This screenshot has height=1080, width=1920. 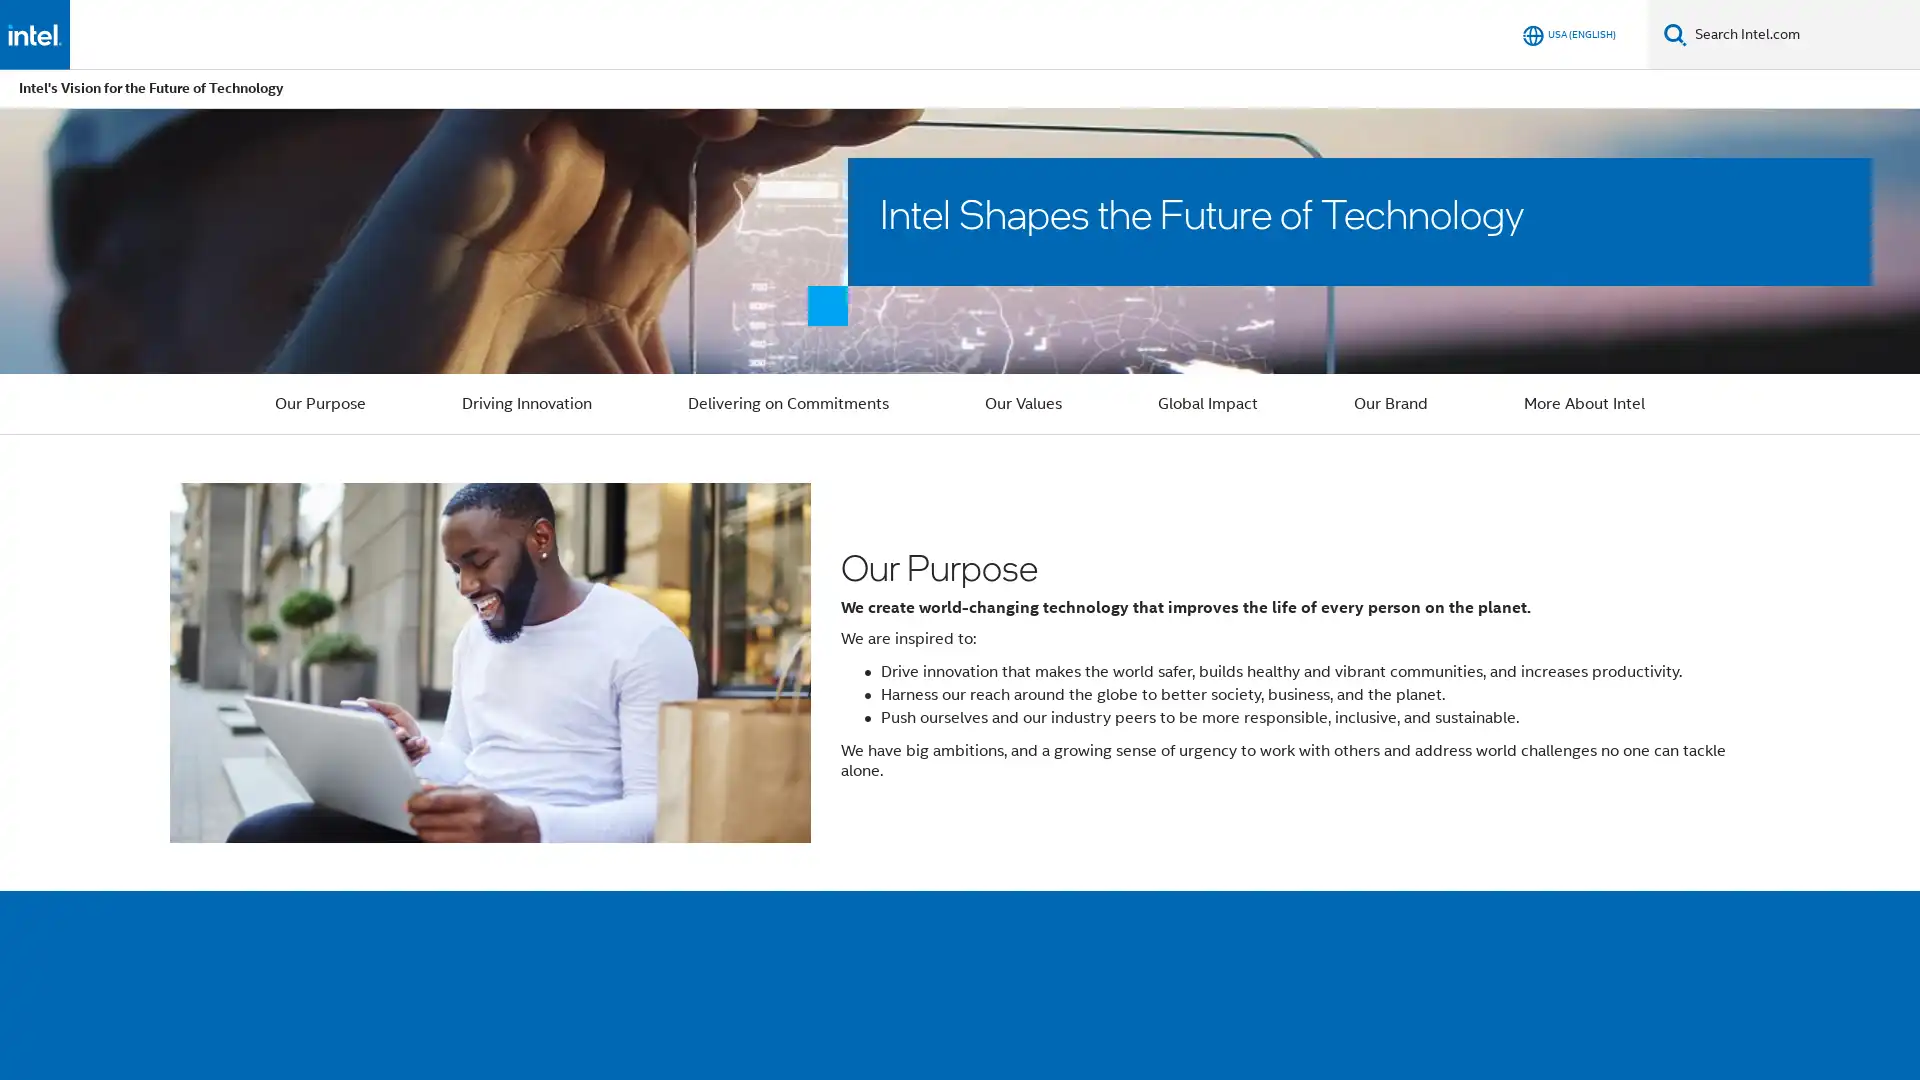 What do you see at coordinates (1488, 34) in the screenshot?
I see `Sign In` at bounding box center [1488, 34].